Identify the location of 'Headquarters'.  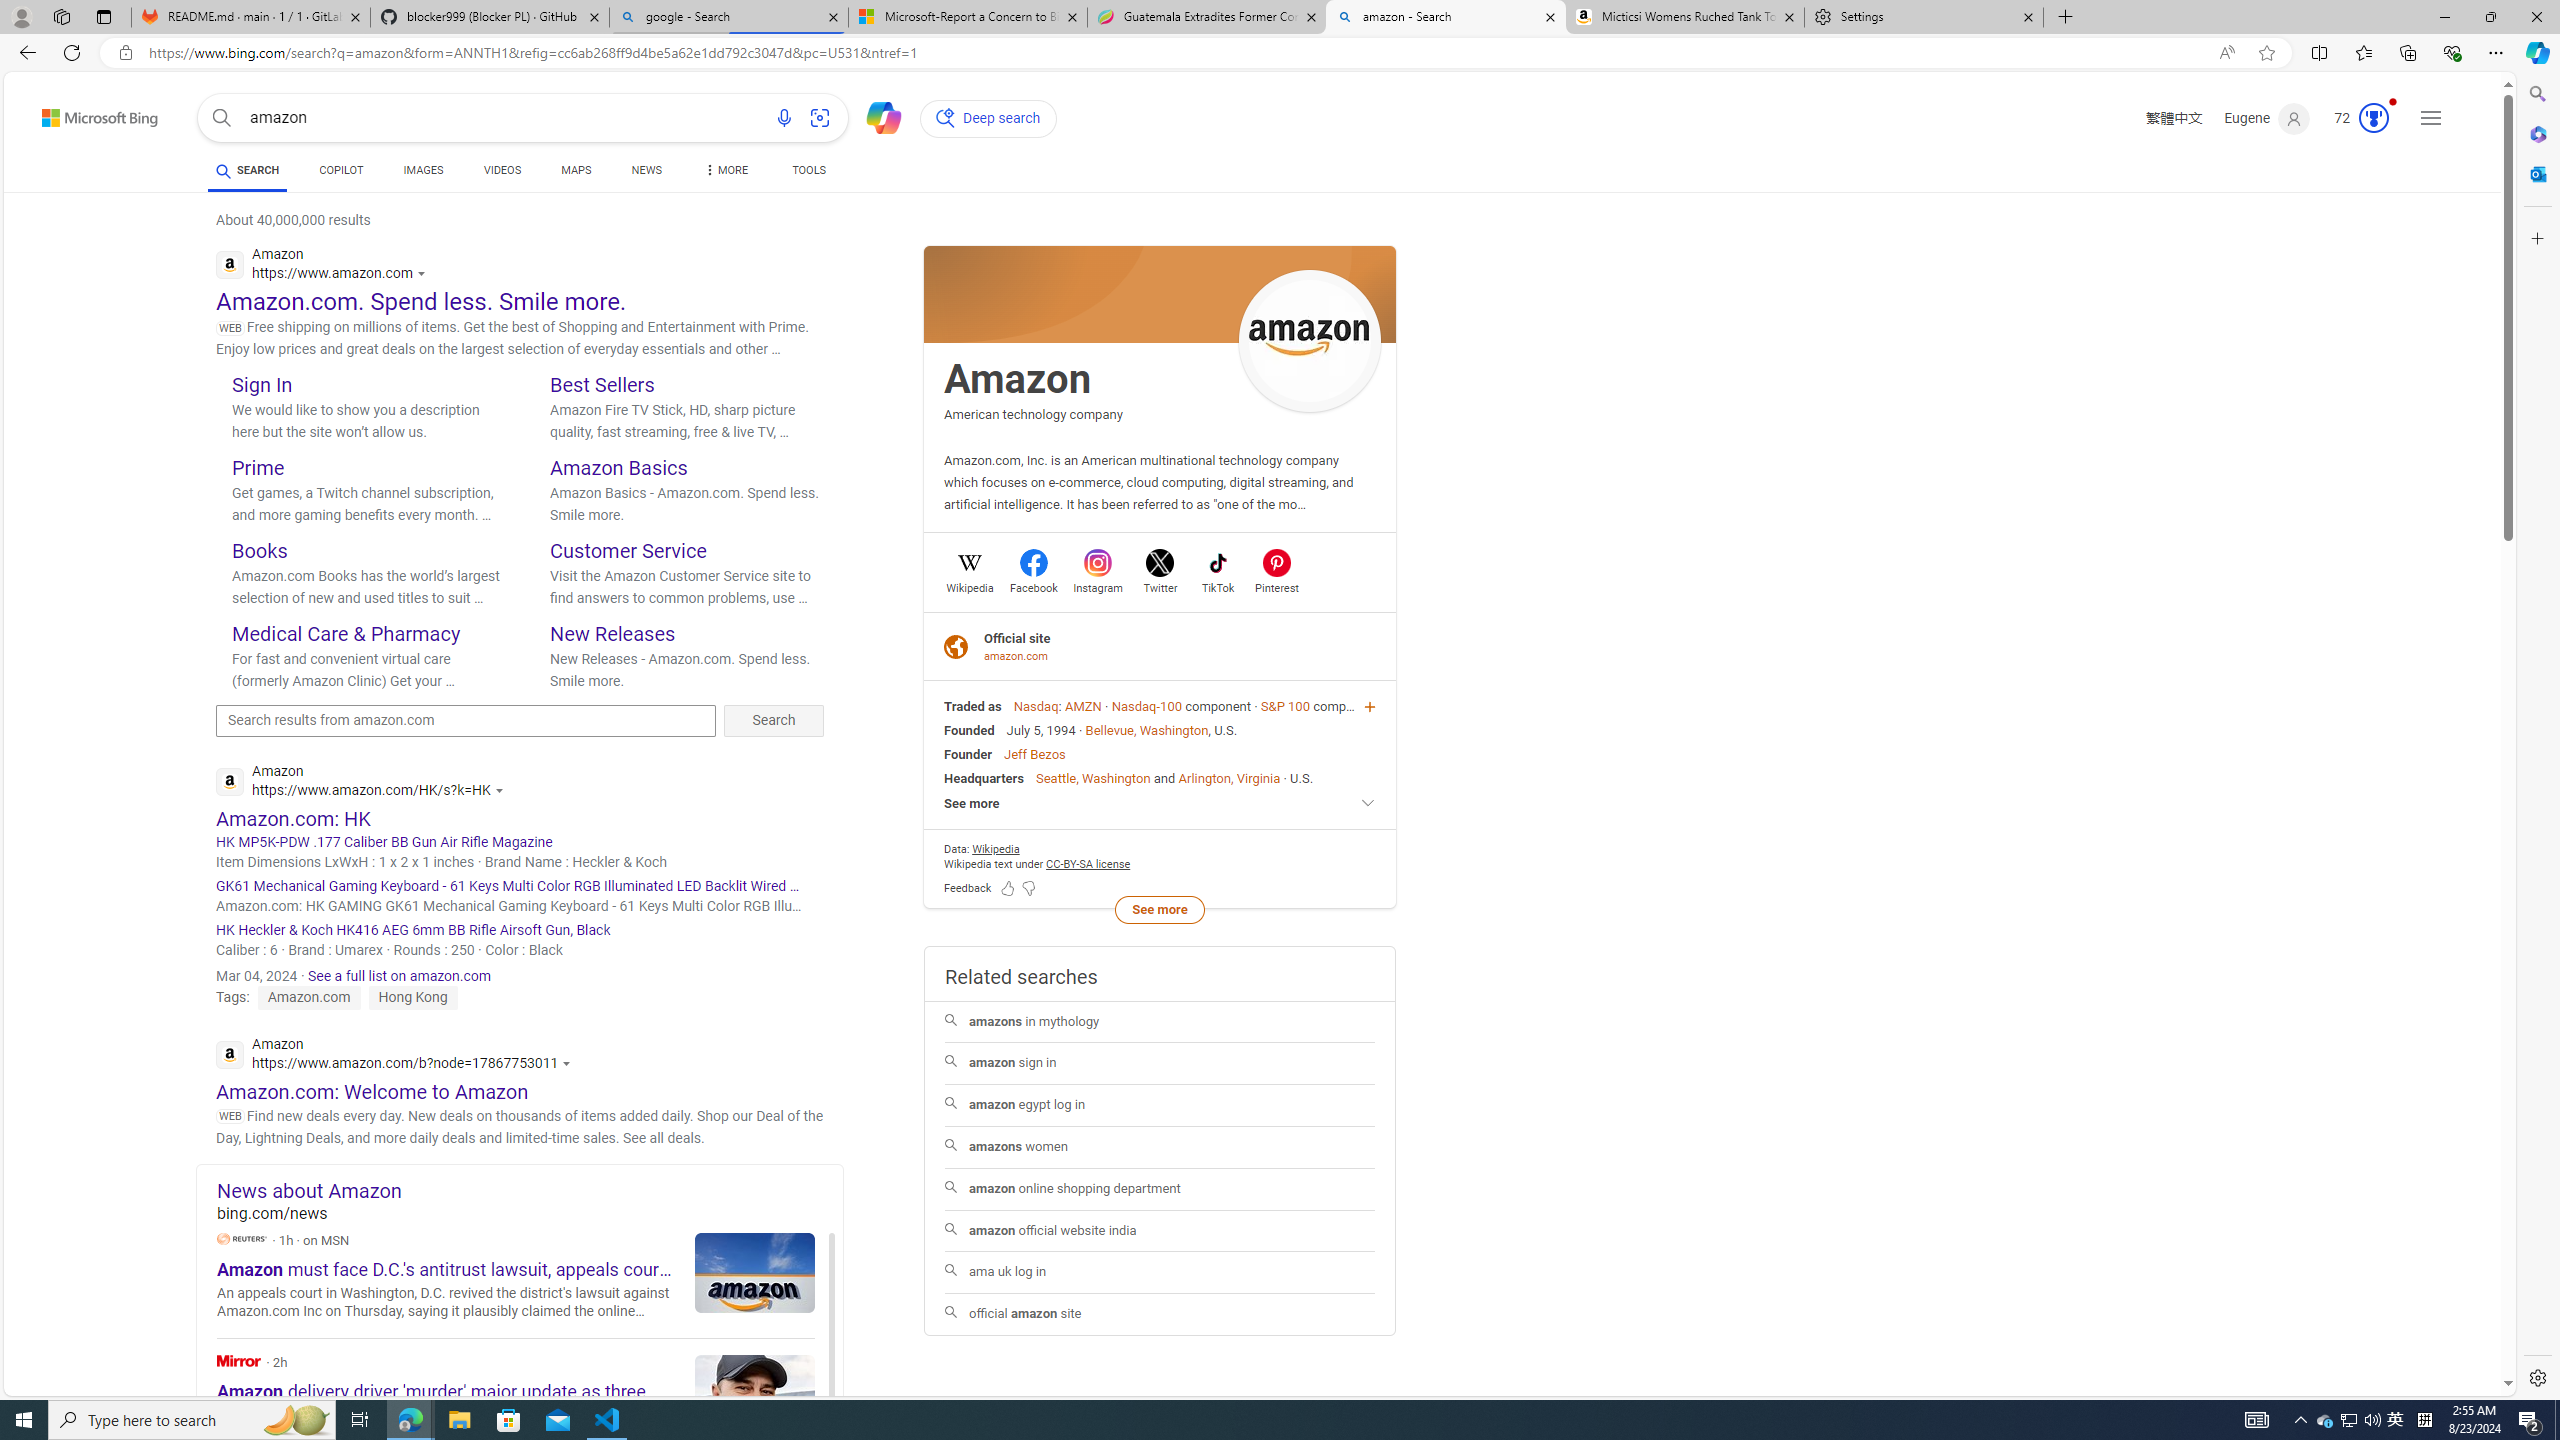
(983, 777).